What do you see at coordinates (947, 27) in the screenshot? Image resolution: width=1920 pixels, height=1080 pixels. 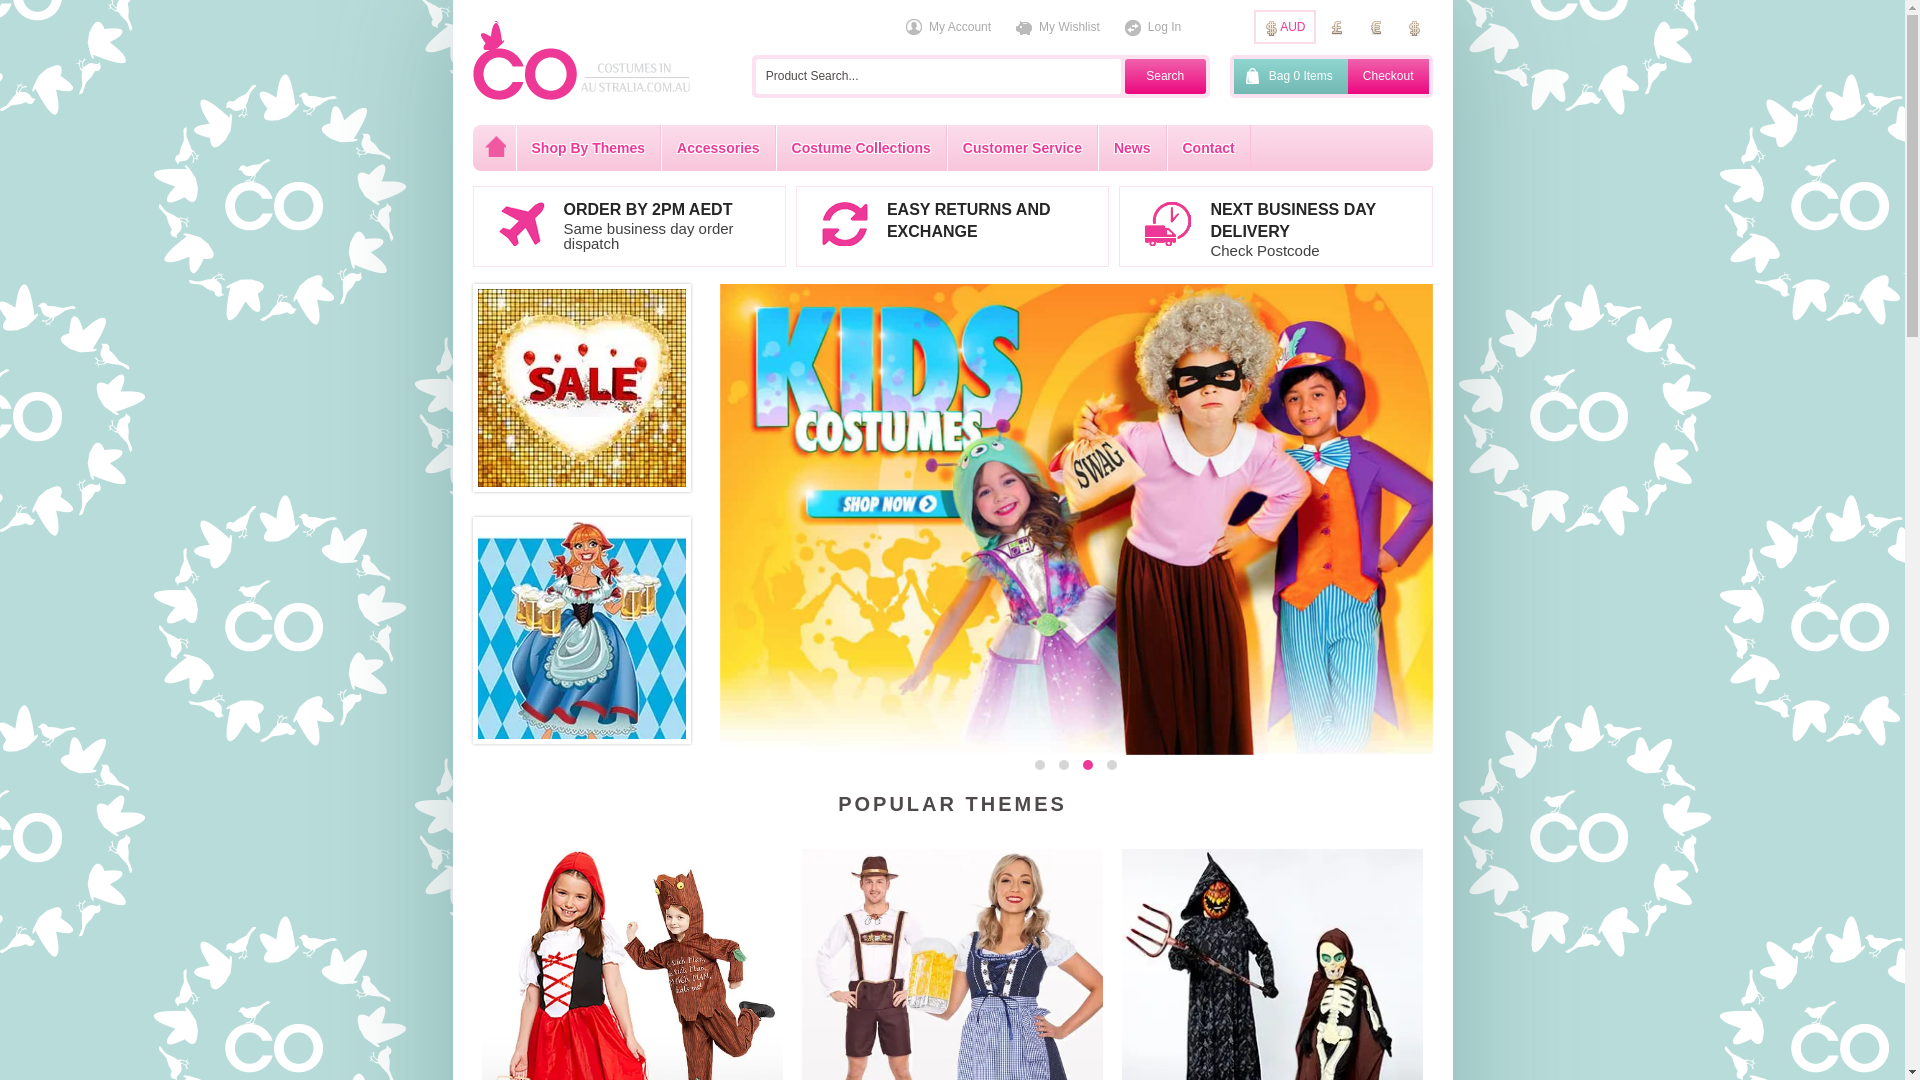 I see `'My Account'` at bounding box center [947, 27].